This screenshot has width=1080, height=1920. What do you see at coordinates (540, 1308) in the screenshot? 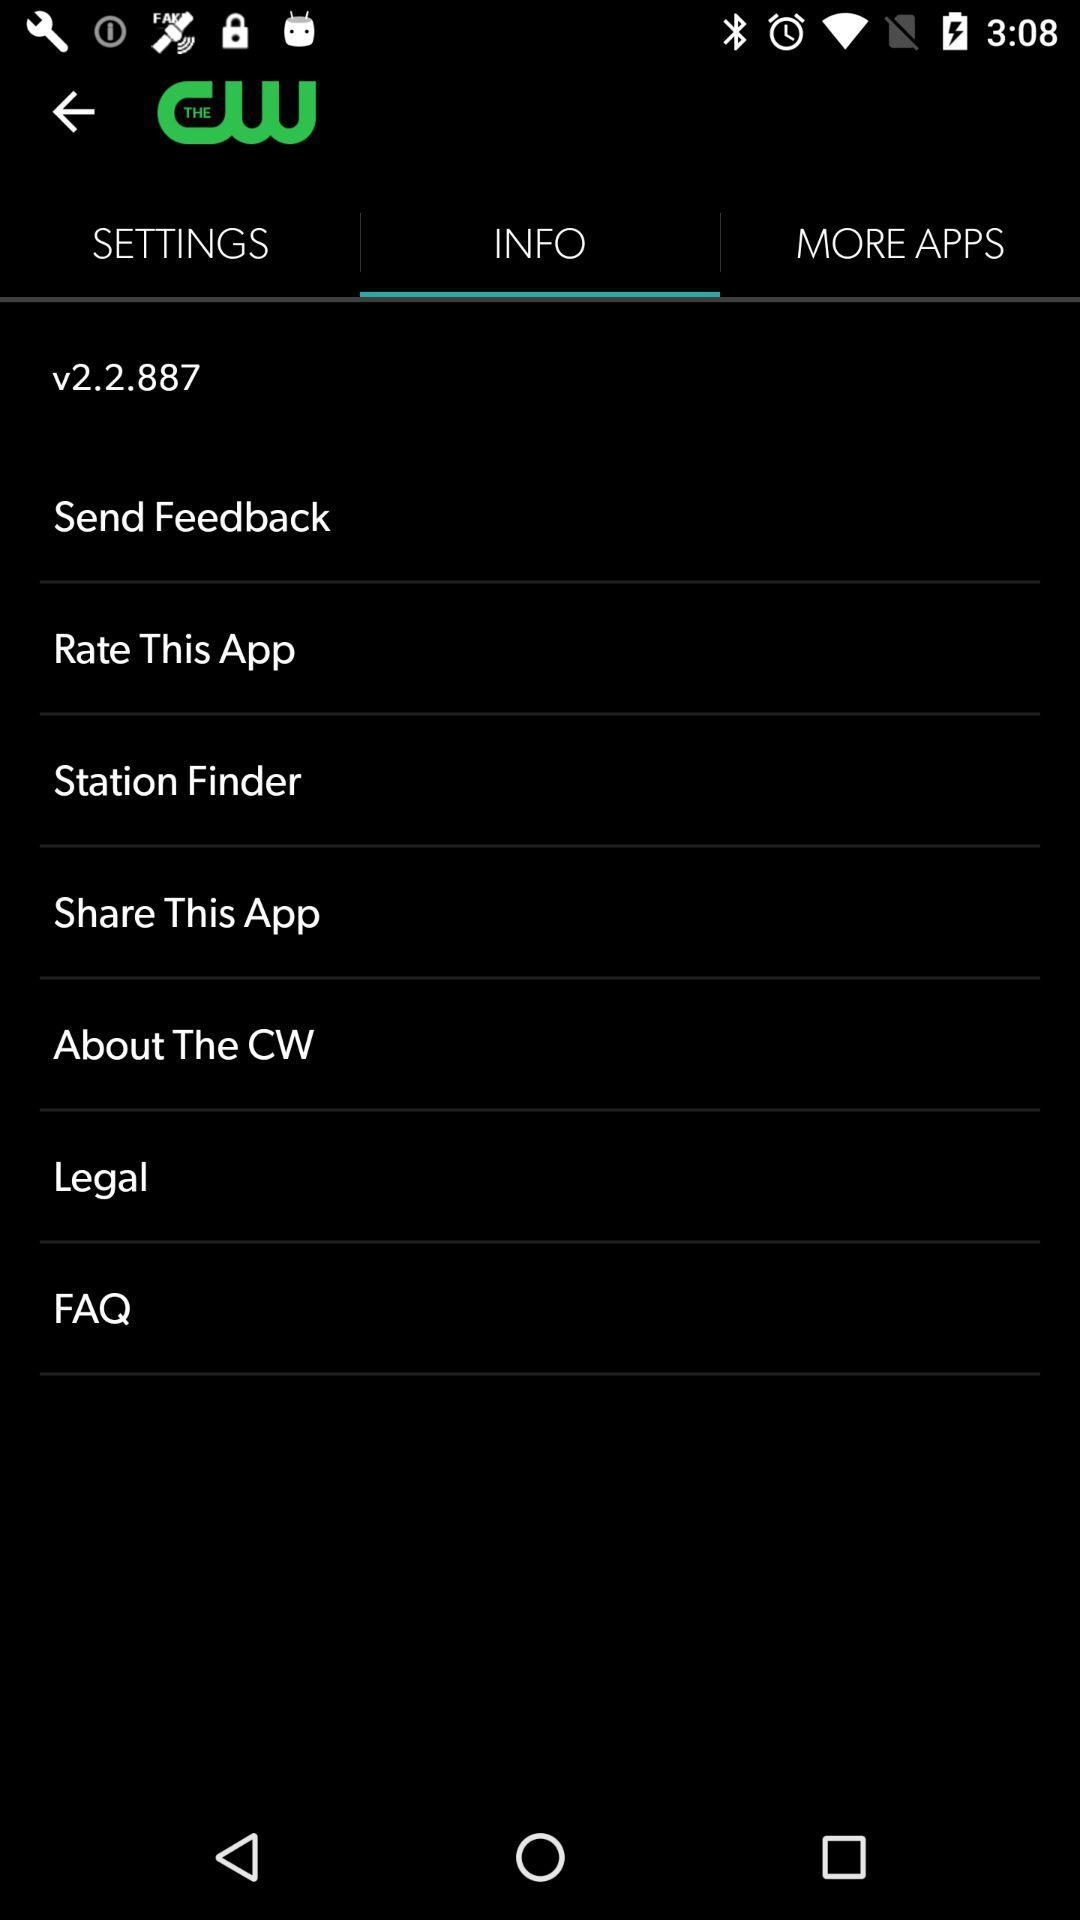
I see `faq` at bounding box center [540, 1308].